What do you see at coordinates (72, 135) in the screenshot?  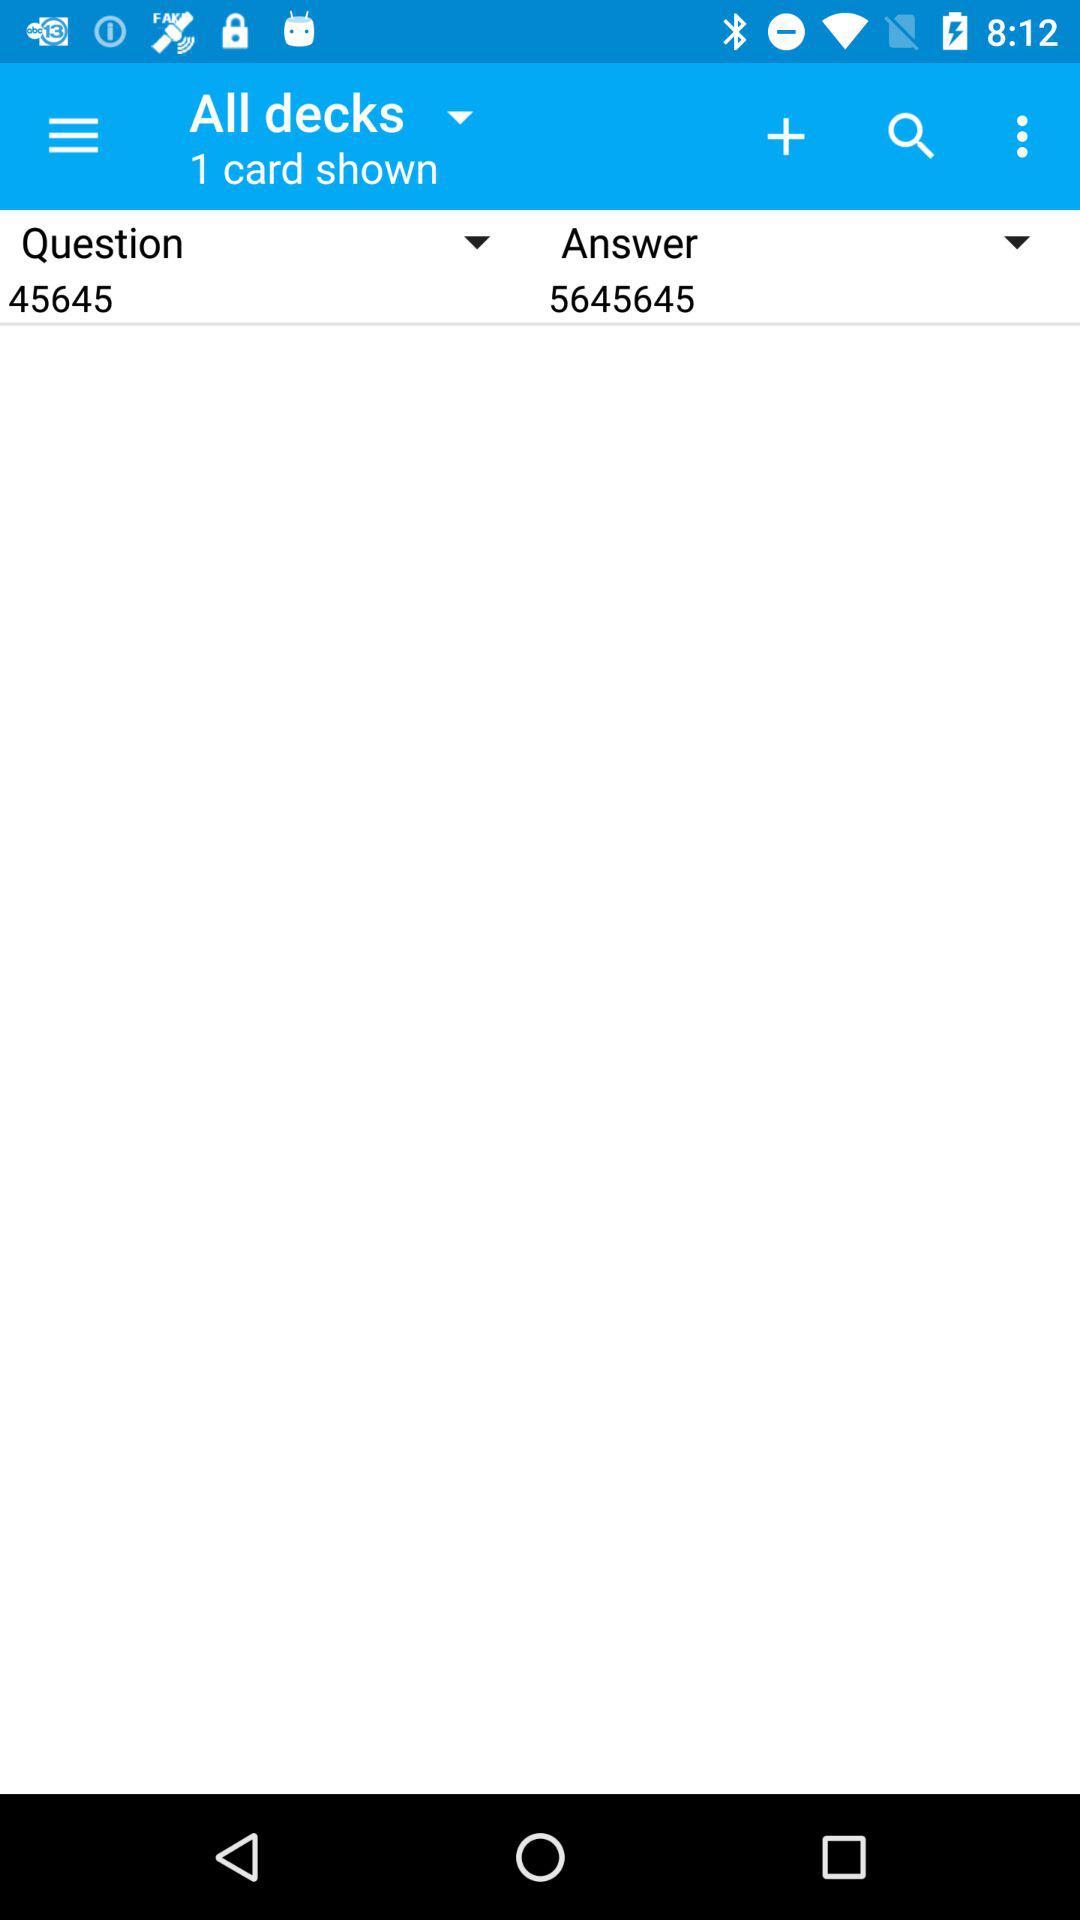 I see `the item next to the all decks icon` at bounding box center [72, 135].